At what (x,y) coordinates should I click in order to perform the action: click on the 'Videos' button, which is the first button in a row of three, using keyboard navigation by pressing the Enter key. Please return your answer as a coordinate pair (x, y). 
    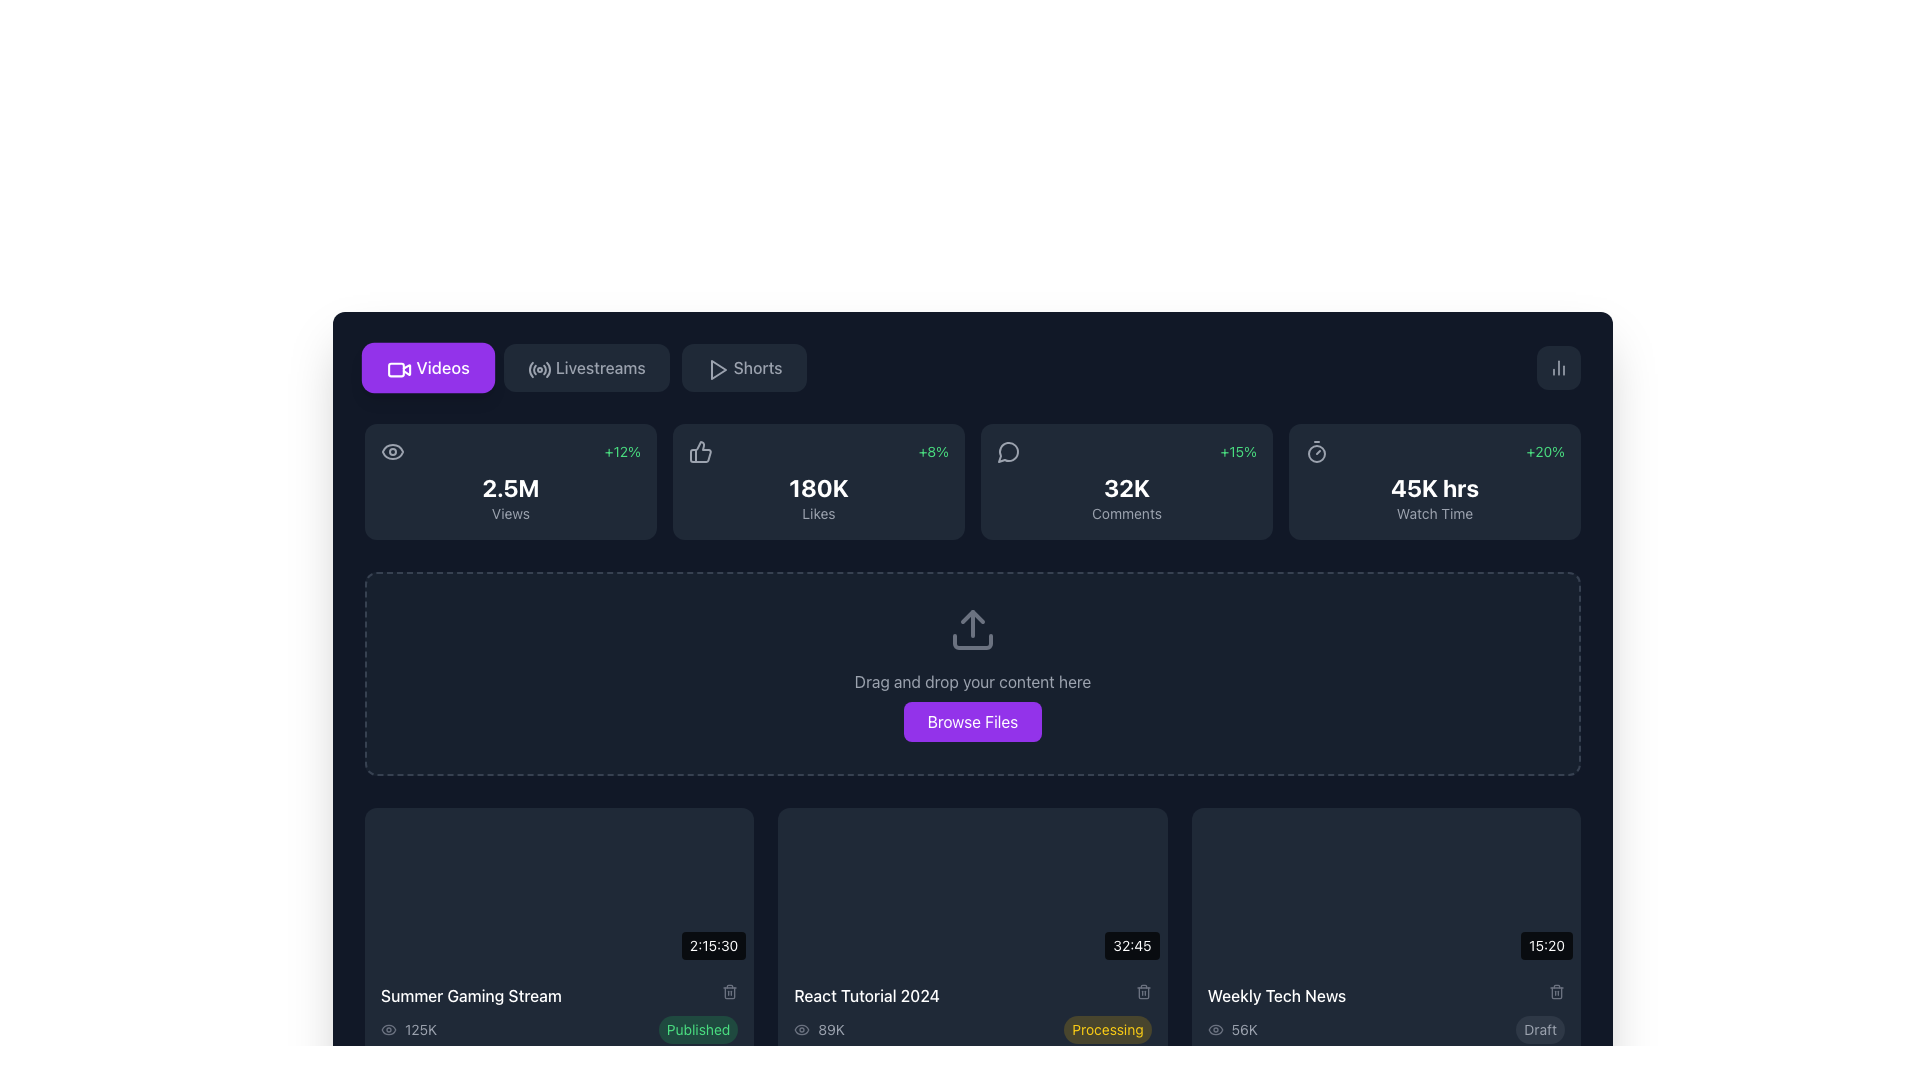
    Looking at the image, I should click on (427, 367).